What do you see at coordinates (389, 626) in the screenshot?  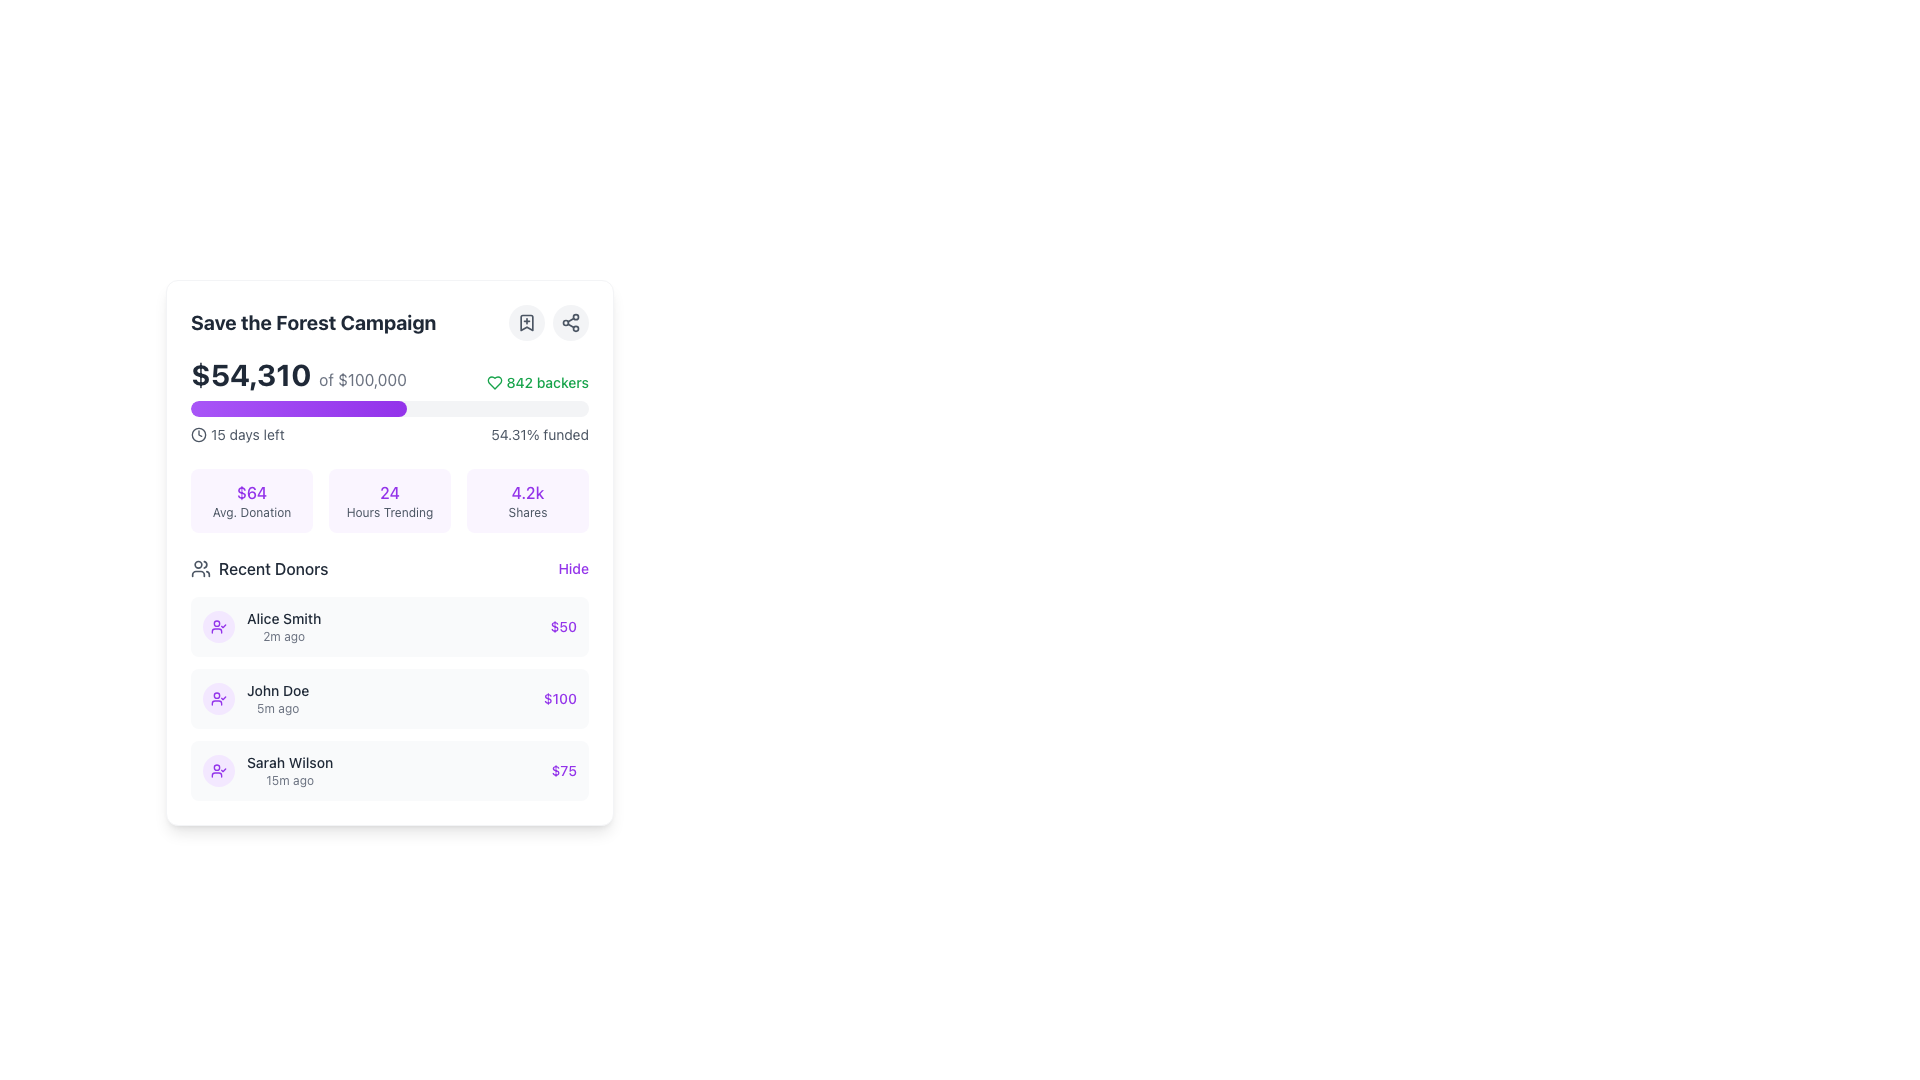 I see `the informational list item representing 'Alice Smith' in the 'Recent Donors' section` at bounding box center [389, 626].